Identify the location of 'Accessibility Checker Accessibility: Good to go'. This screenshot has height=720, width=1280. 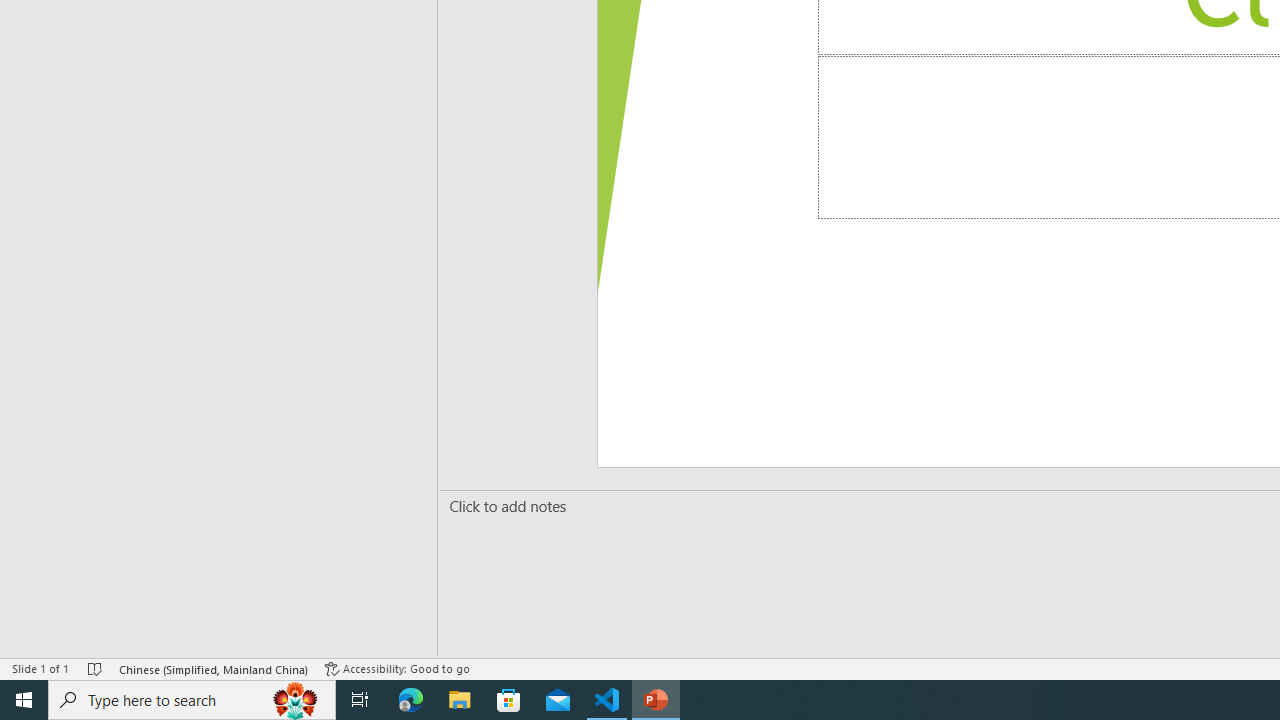
(397, 669).